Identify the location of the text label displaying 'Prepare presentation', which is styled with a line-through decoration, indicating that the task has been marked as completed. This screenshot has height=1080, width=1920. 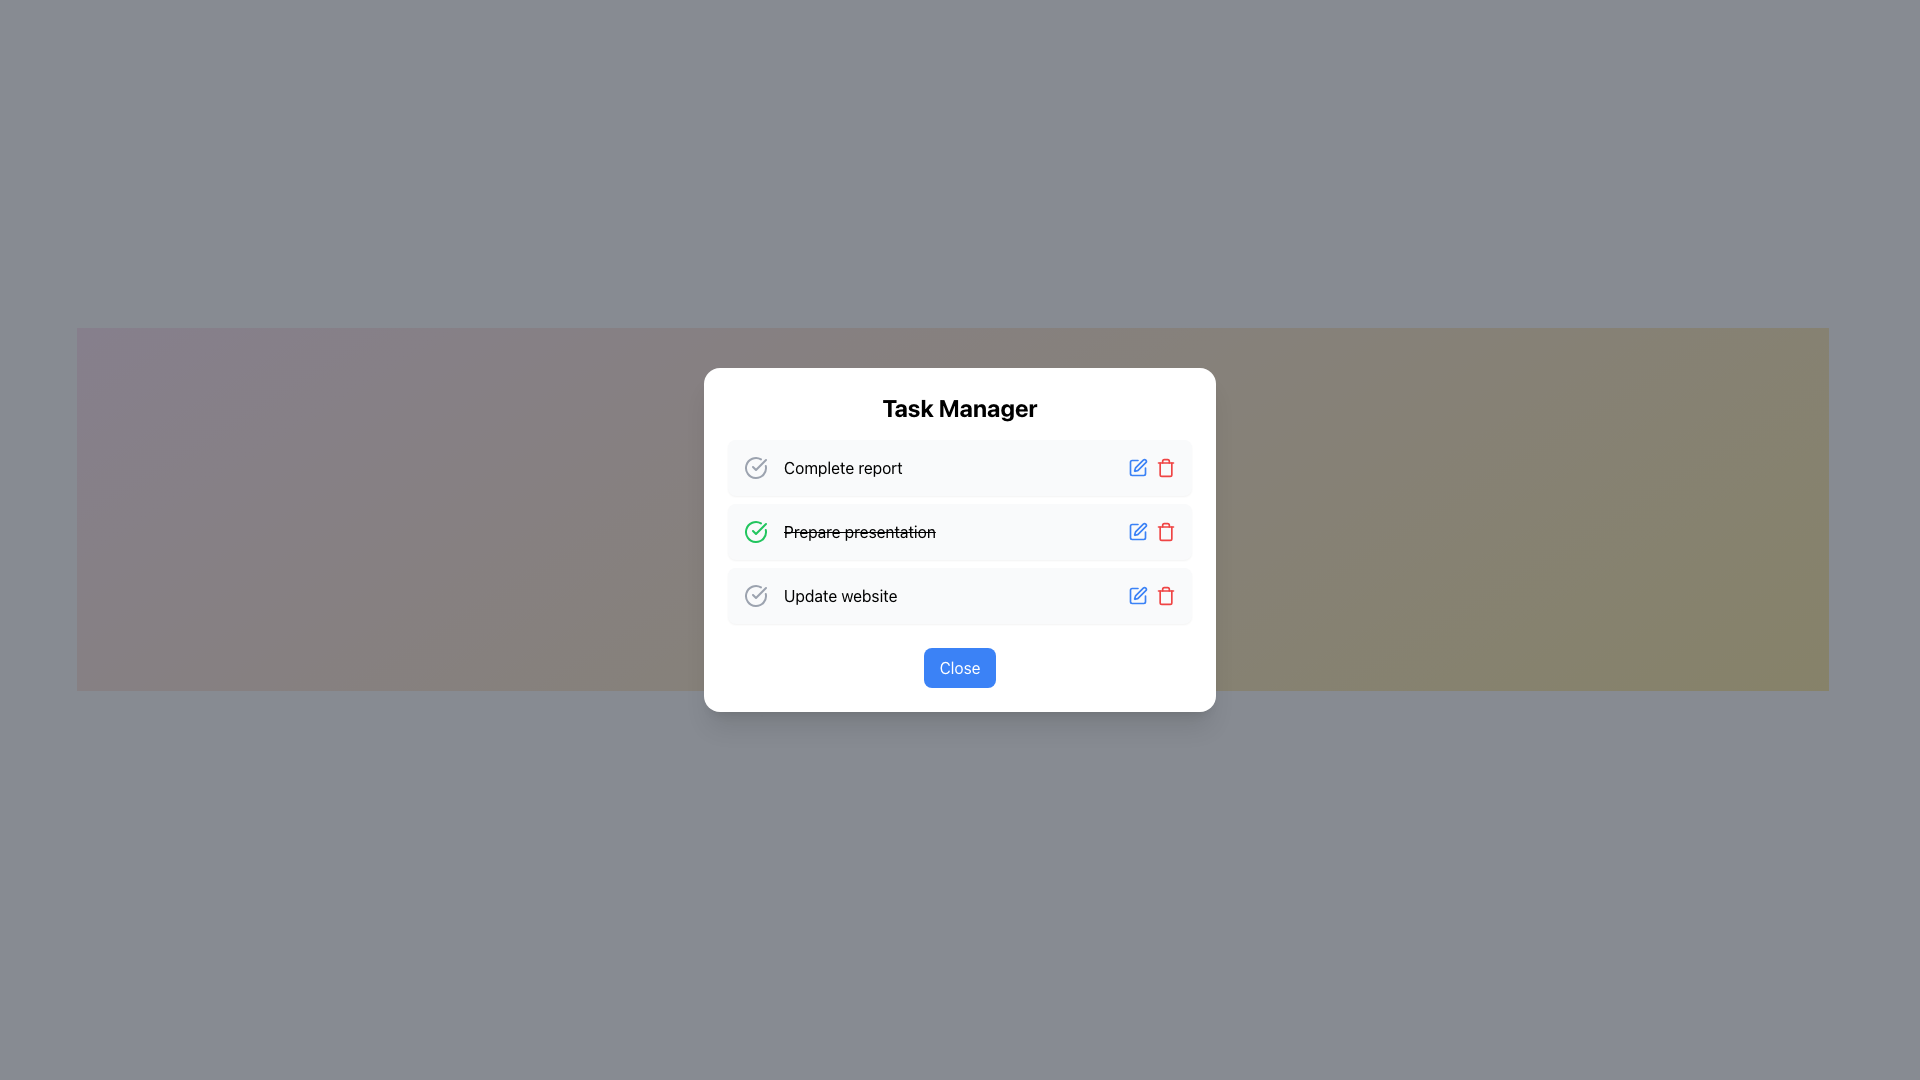
(859, 531).